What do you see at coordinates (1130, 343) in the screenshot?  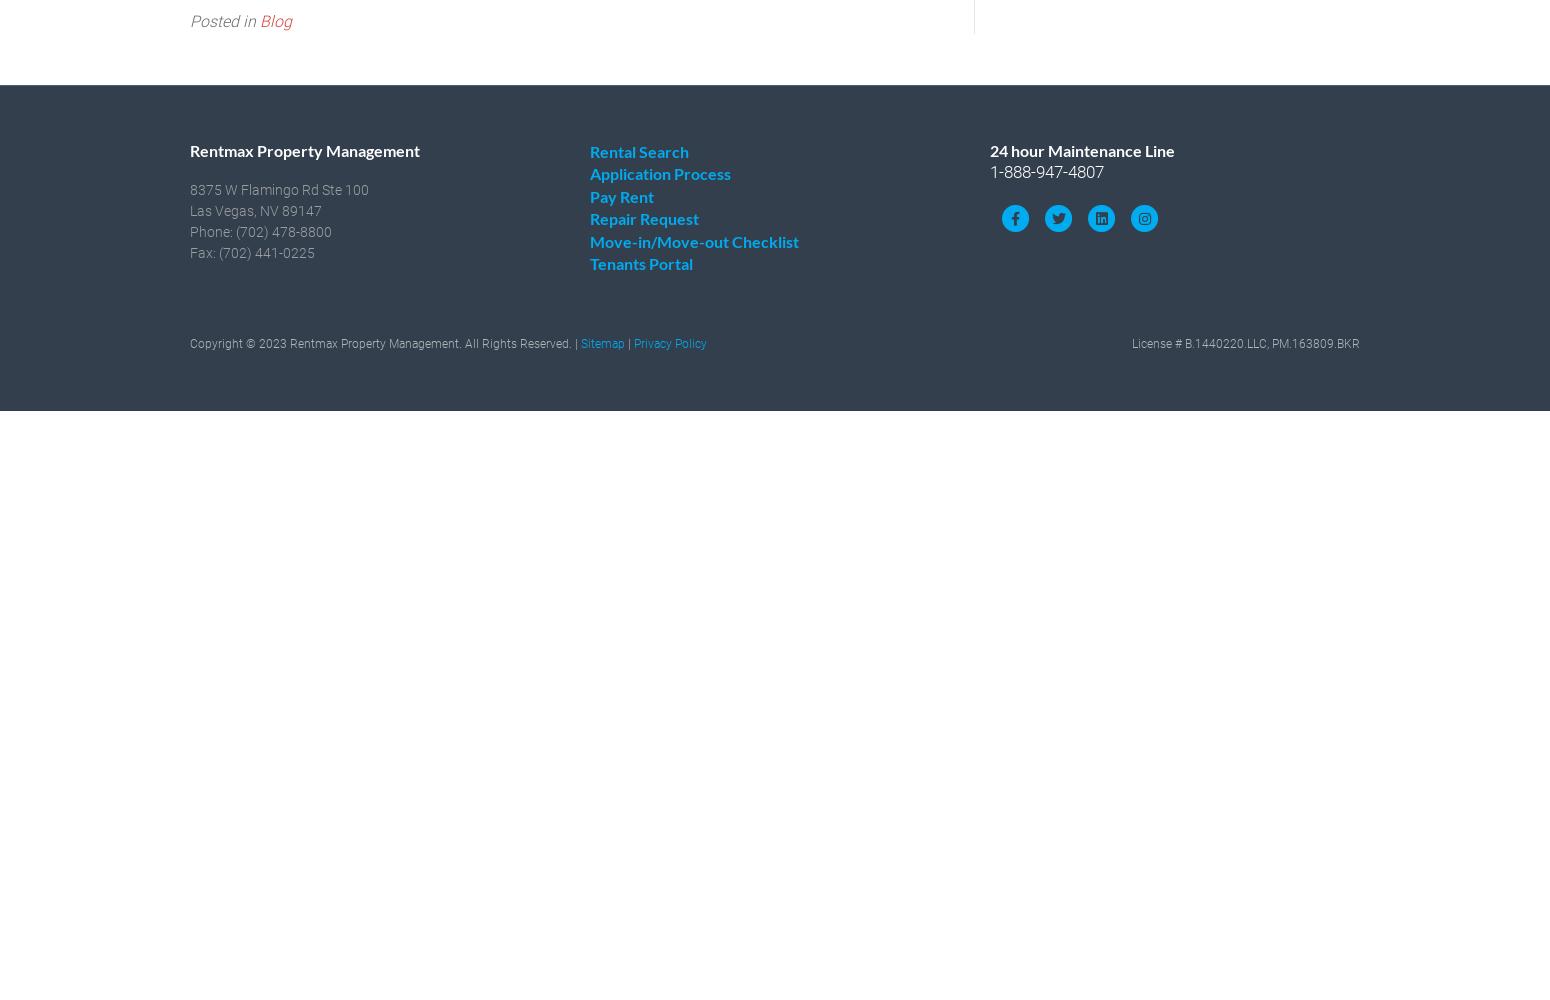 I see `'License # B.1440220.LLC, PM.163809.BKR'` at bounding box center [1130, 343].